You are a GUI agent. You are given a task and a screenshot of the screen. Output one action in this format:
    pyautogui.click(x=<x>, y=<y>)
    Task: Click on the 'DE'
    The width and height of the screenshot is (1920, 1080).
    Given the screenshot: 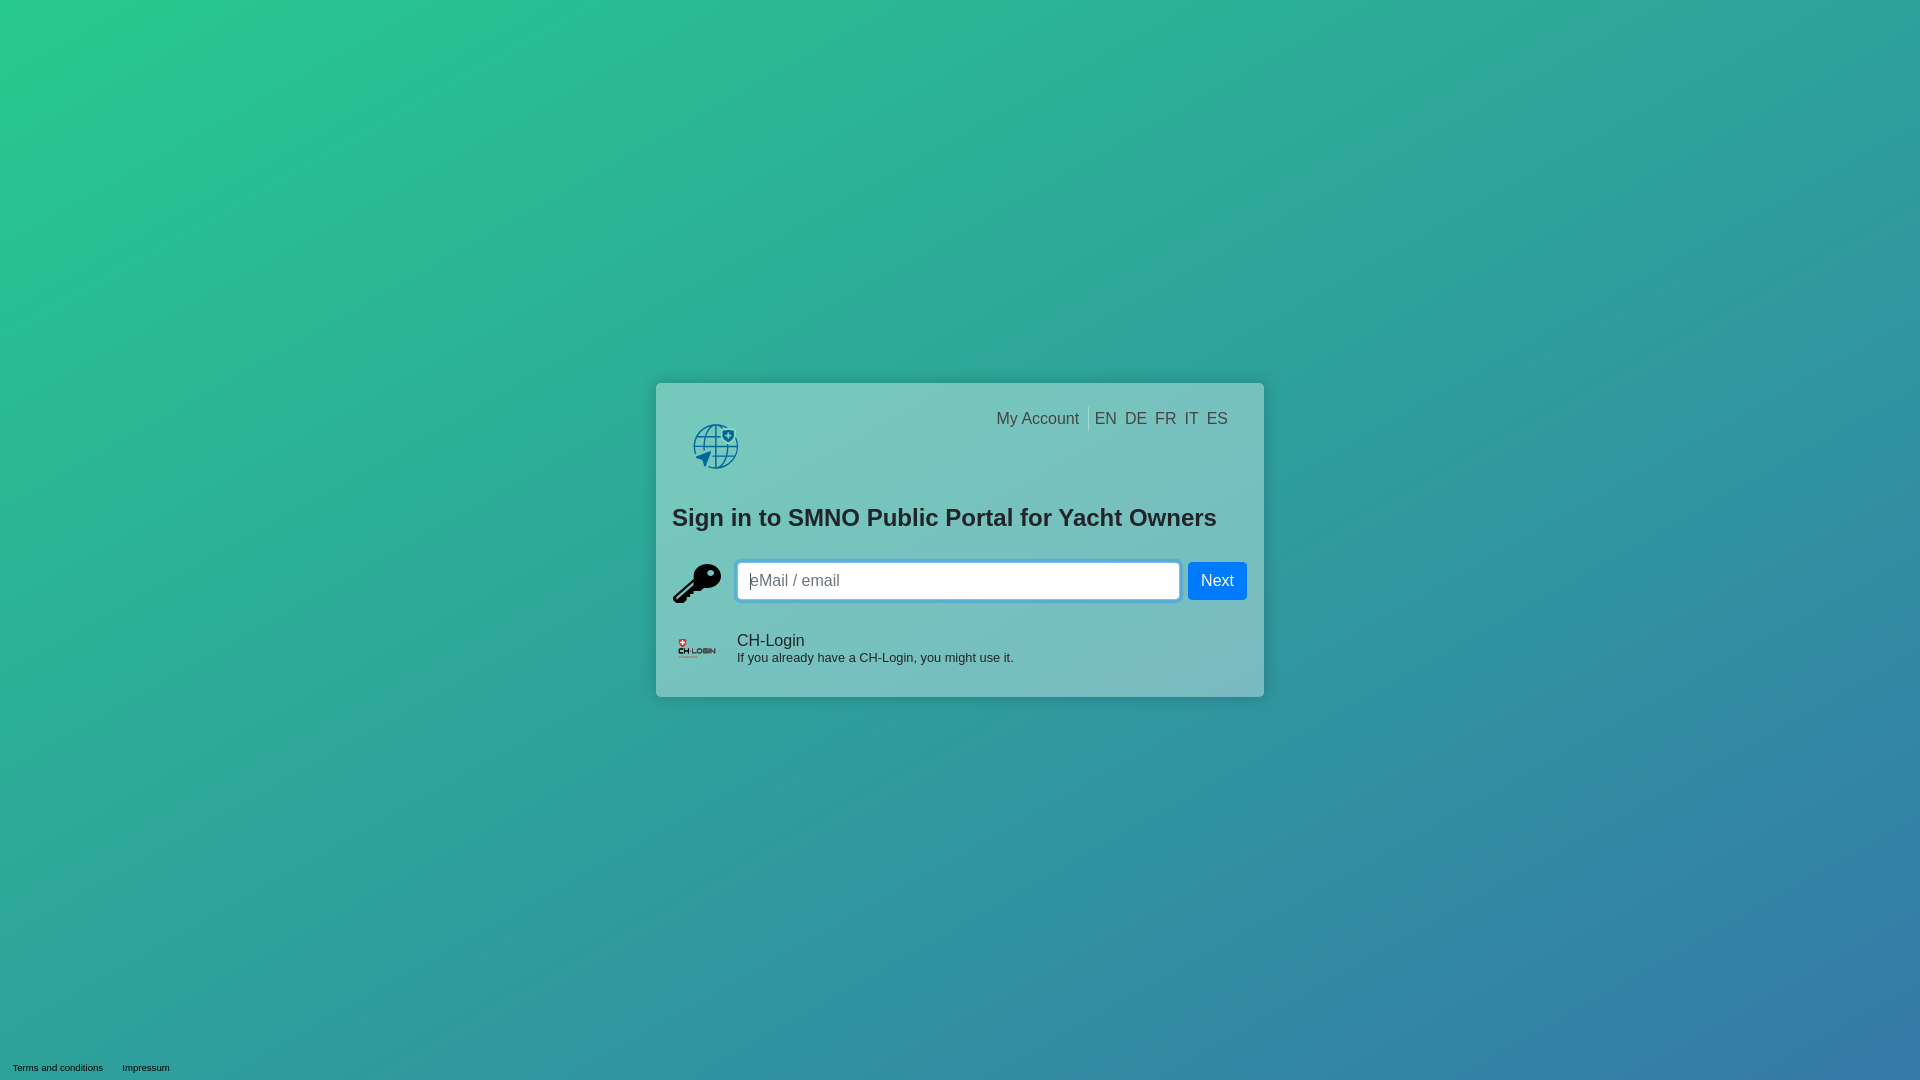 What is the action you would take?
    pyautogui.click(x=1136, y=417)
    